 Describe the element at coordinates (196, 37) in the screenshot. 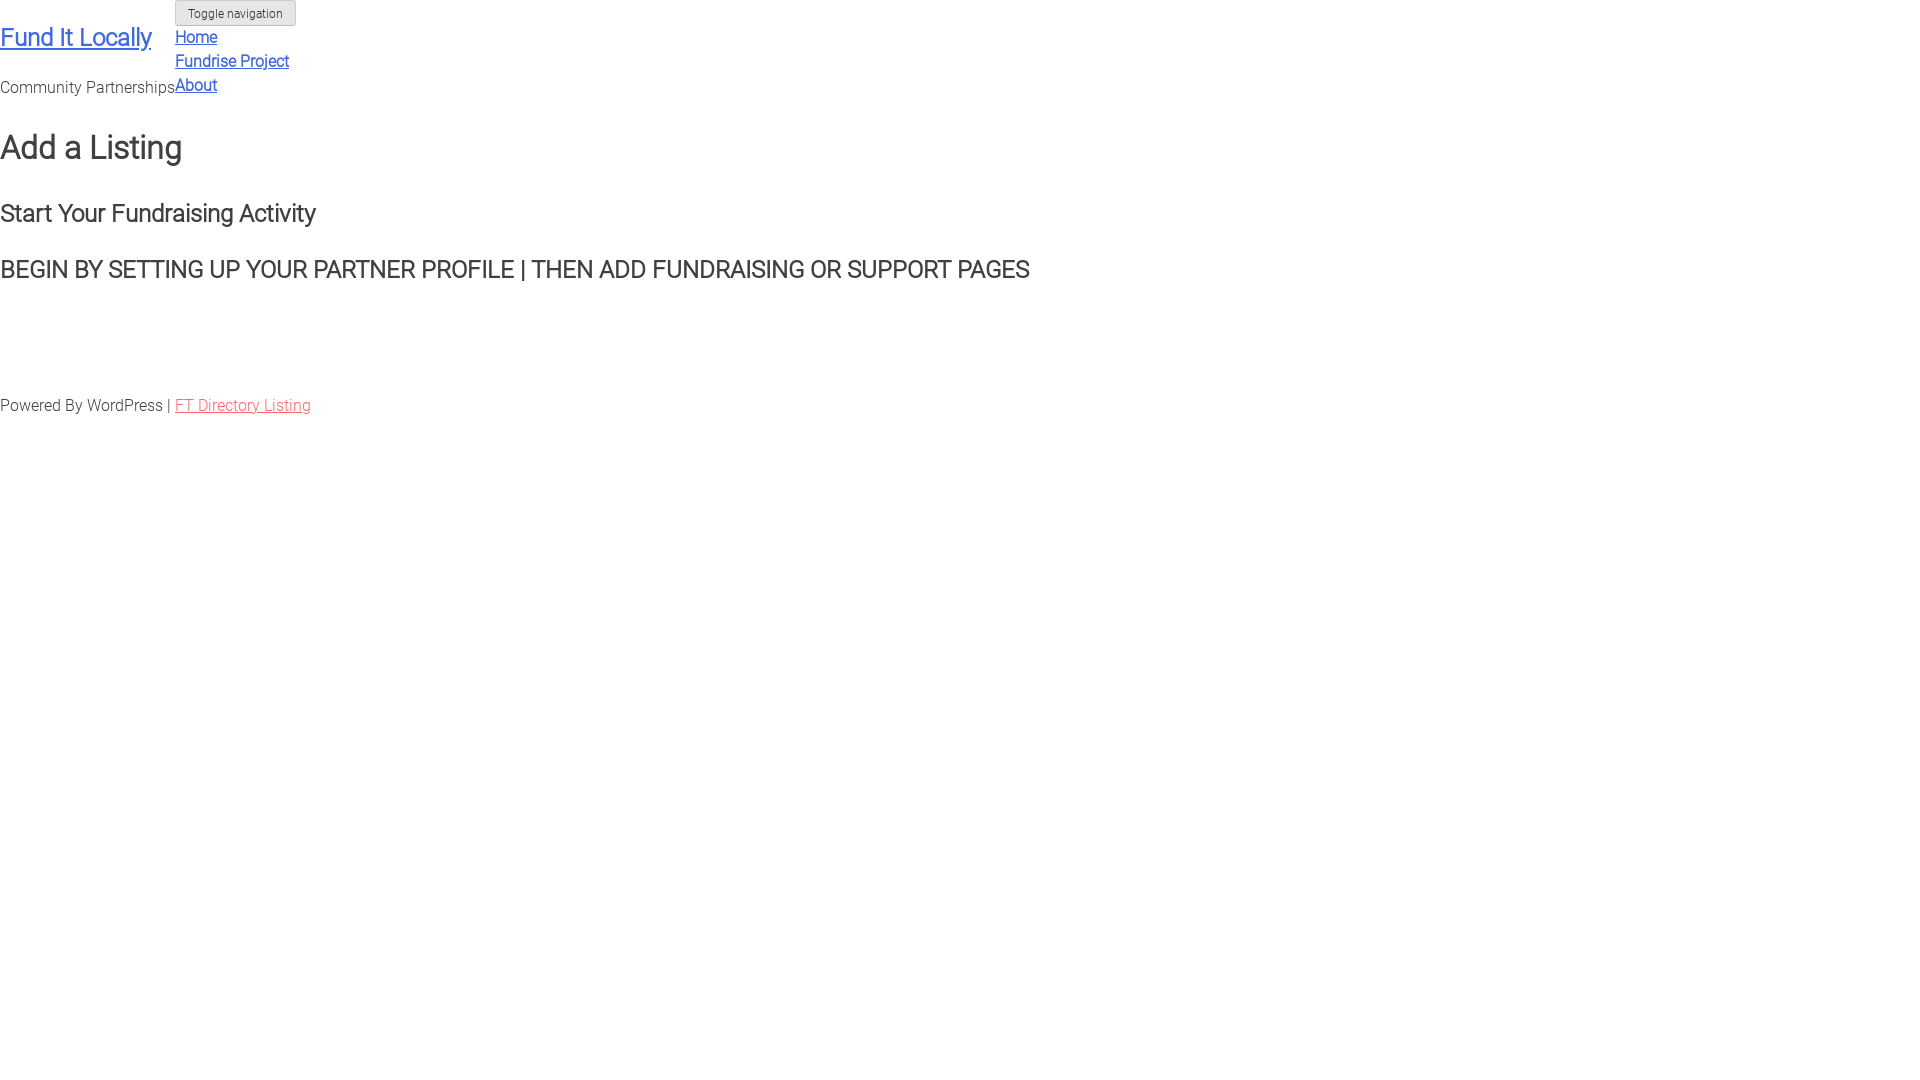

I see `'Home'` at that location.